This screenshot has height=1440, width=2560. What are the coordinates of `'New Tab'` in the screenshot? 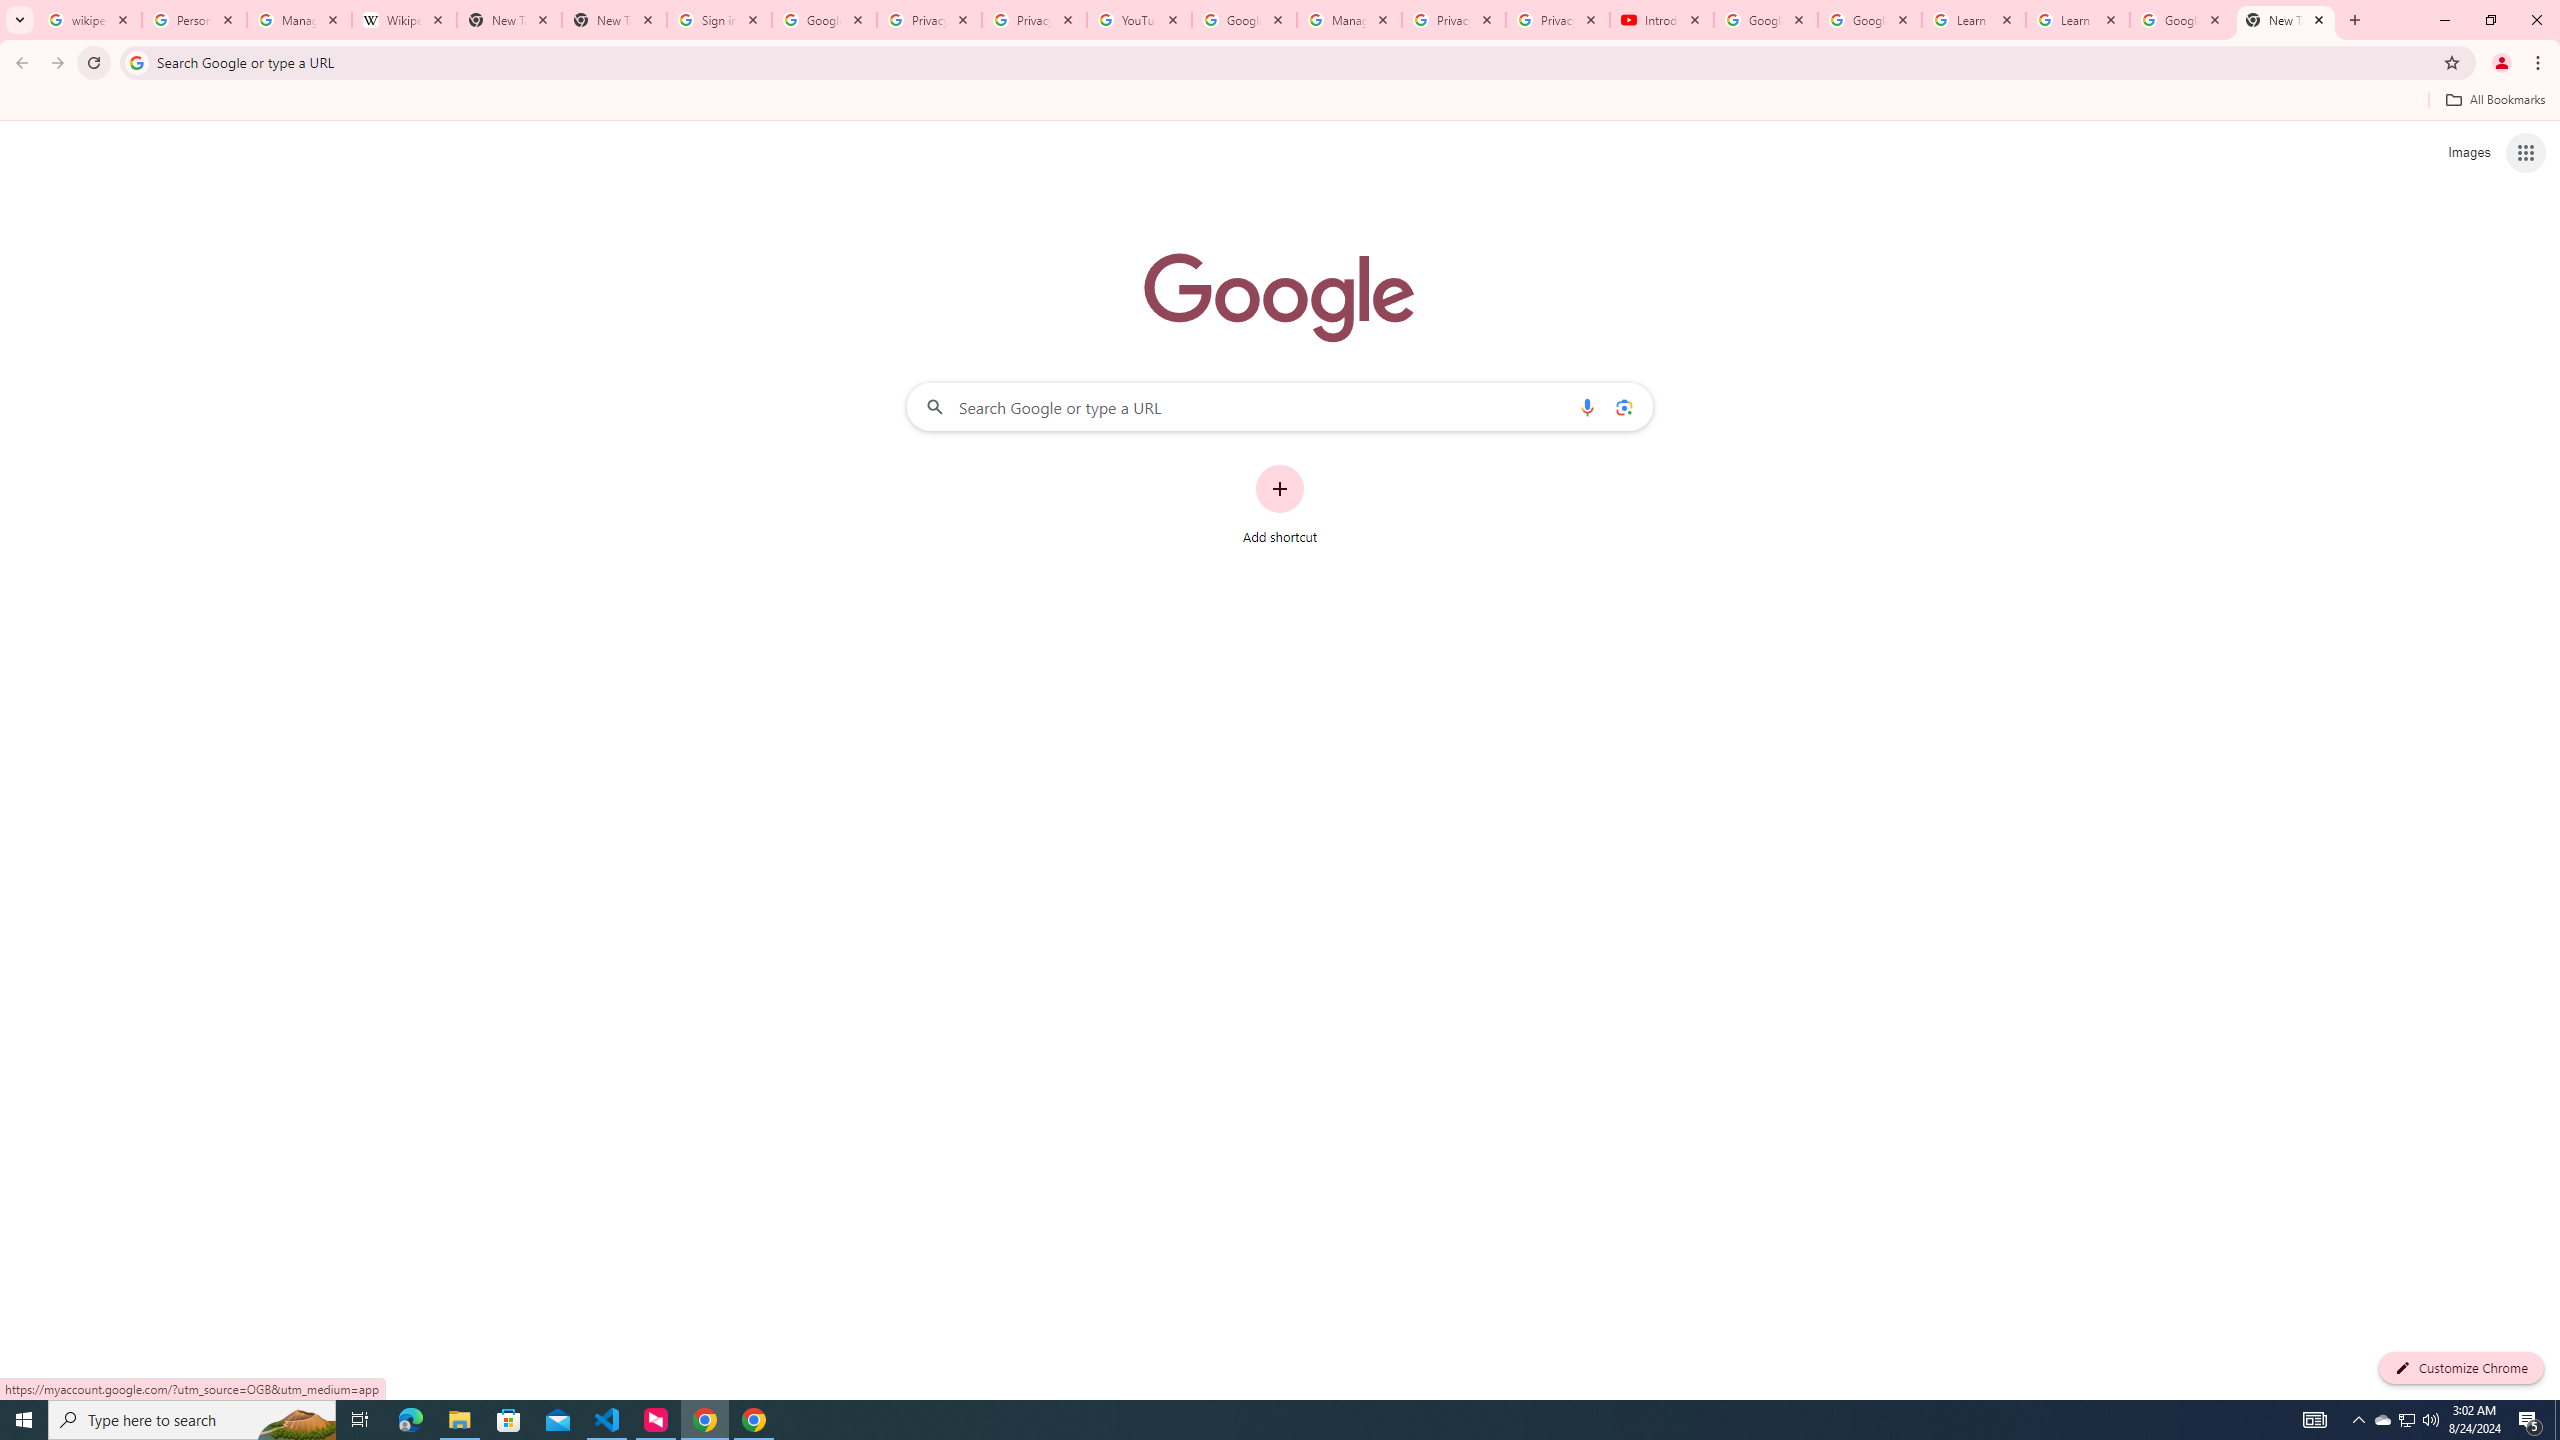 It's located at (2286, 19).